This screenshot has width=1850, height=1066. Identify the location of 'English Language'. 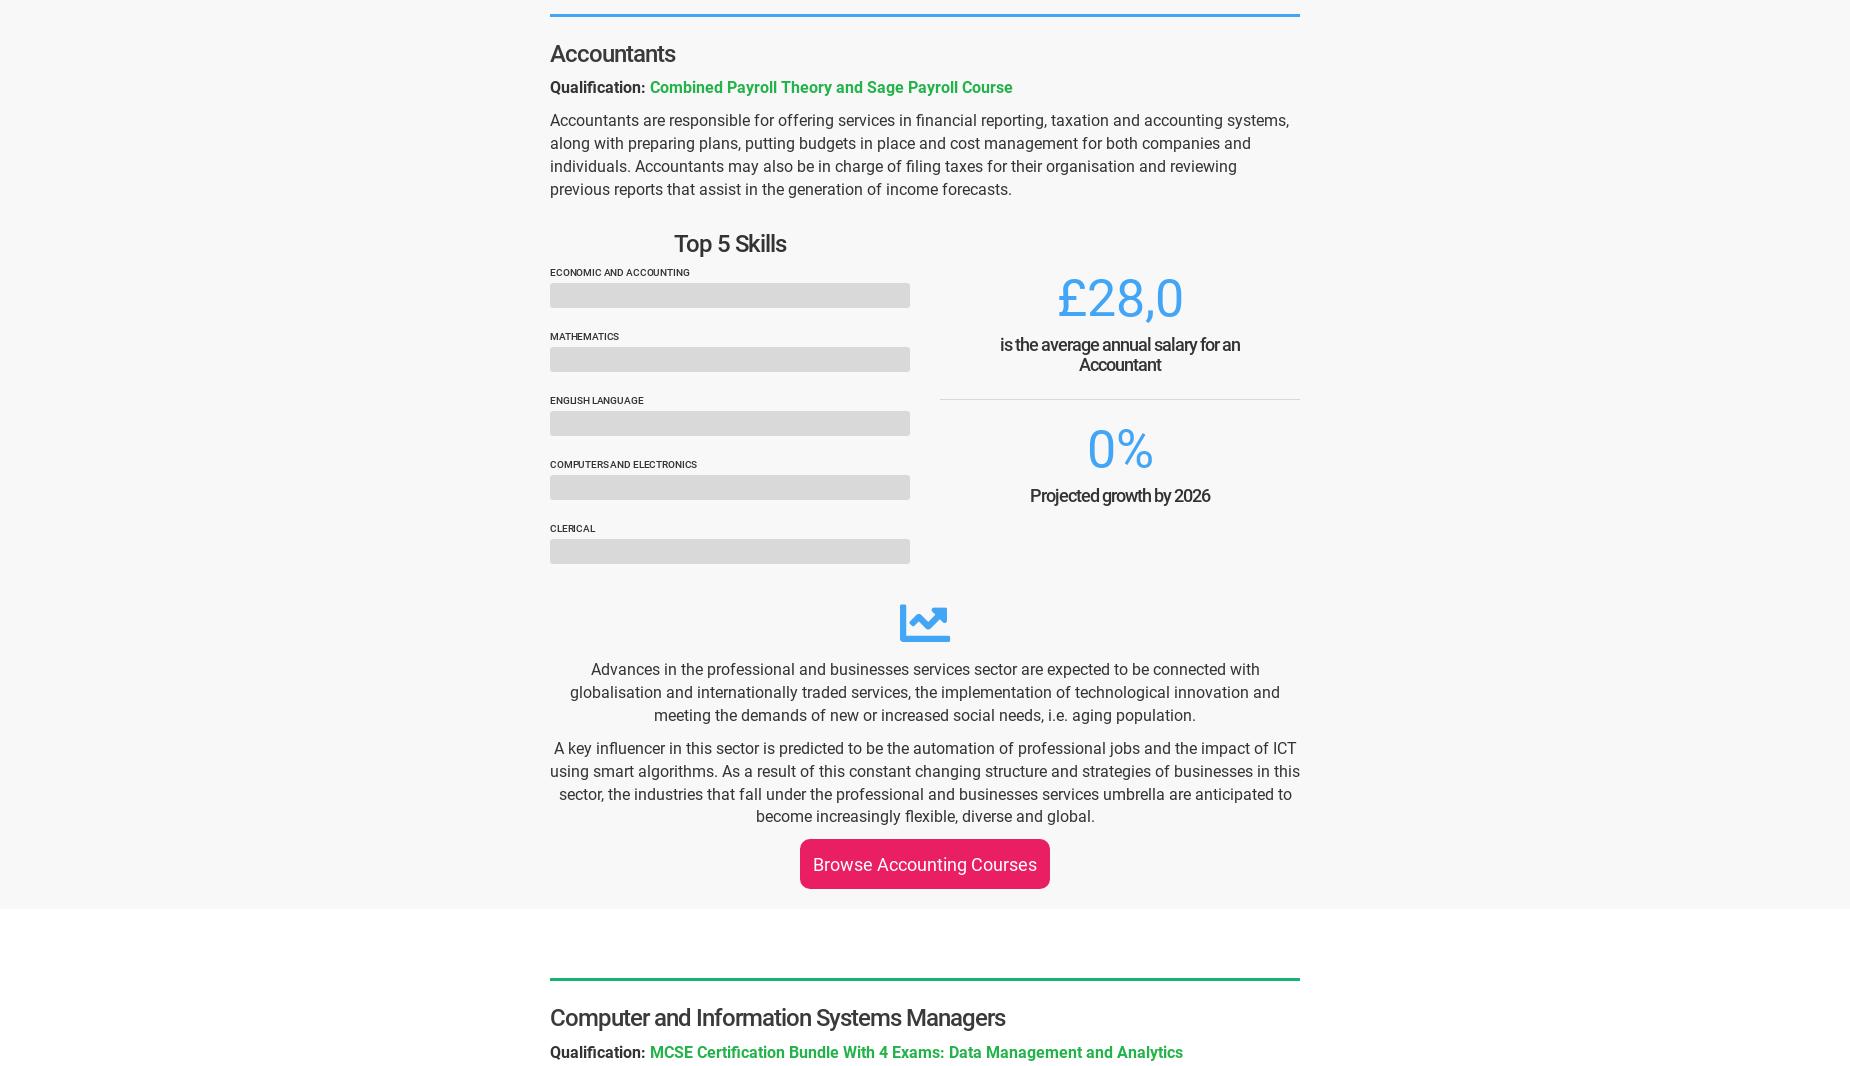
(596, 399).